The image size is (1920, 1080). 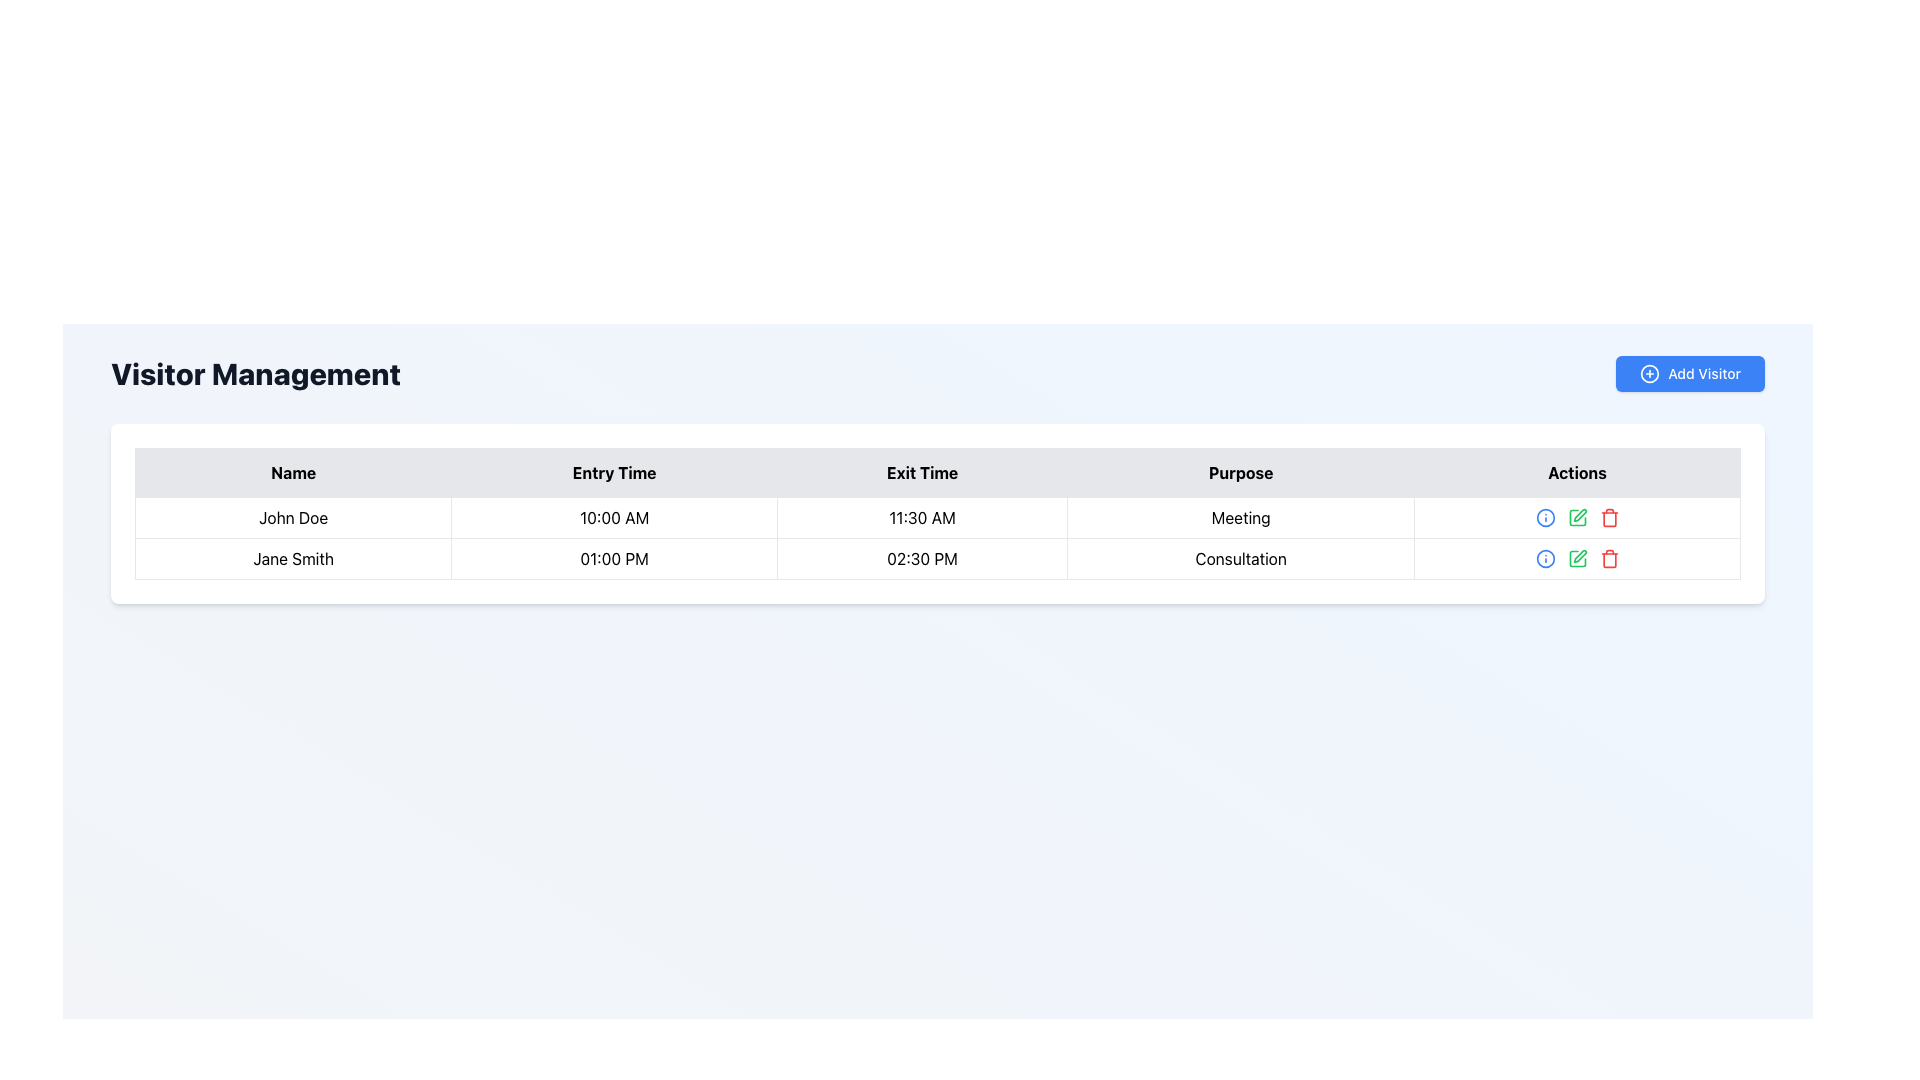 I want to click on information displayed in the Static text label that shows the exit time of a visitor, located in the second row of a table under the 'Exit Time' column, so click(x=921, y=559).